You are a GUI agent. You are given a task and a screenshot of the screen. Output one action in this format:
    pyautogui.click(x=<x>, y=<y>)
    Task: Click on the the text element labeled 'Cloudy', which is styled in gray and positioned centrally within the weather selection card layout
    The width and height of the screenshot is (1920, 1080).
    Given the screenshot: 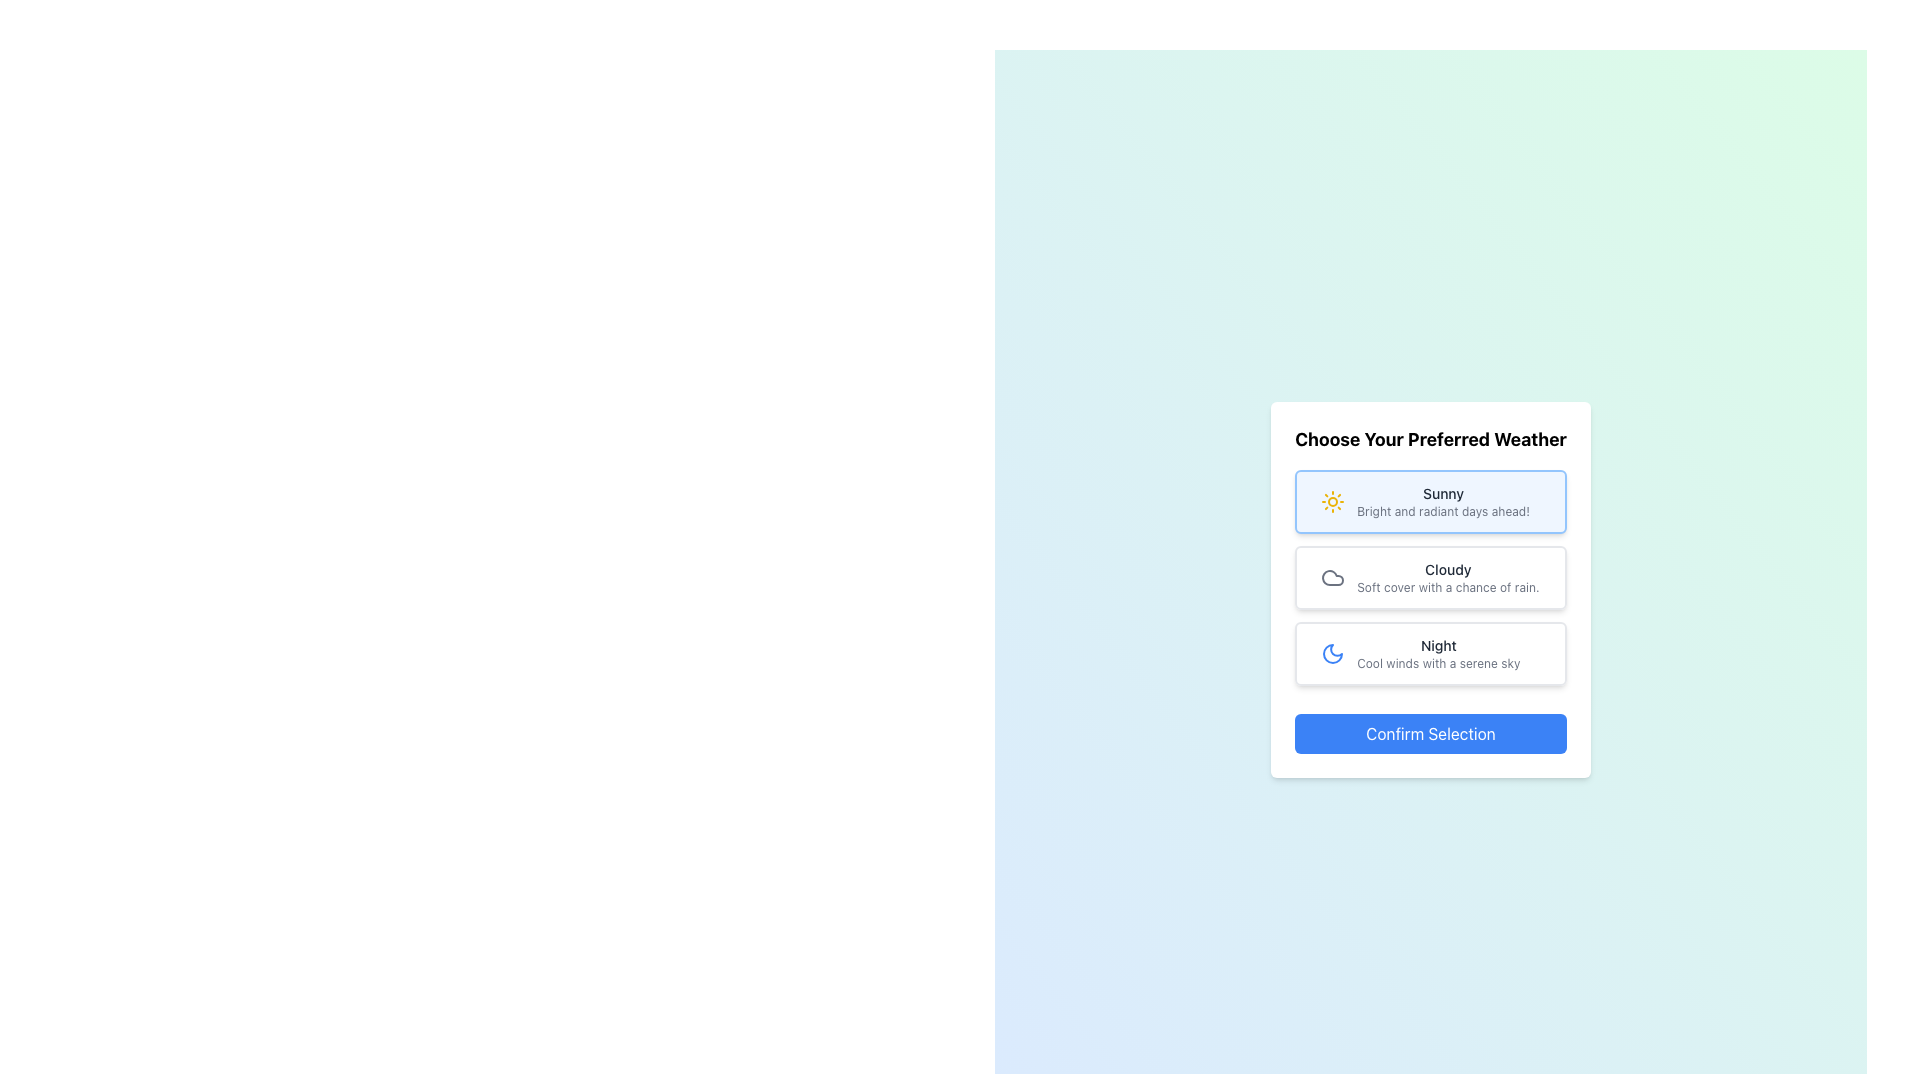 What is the action you would take?
    pyautogui.click(x=1448, y=570)
    